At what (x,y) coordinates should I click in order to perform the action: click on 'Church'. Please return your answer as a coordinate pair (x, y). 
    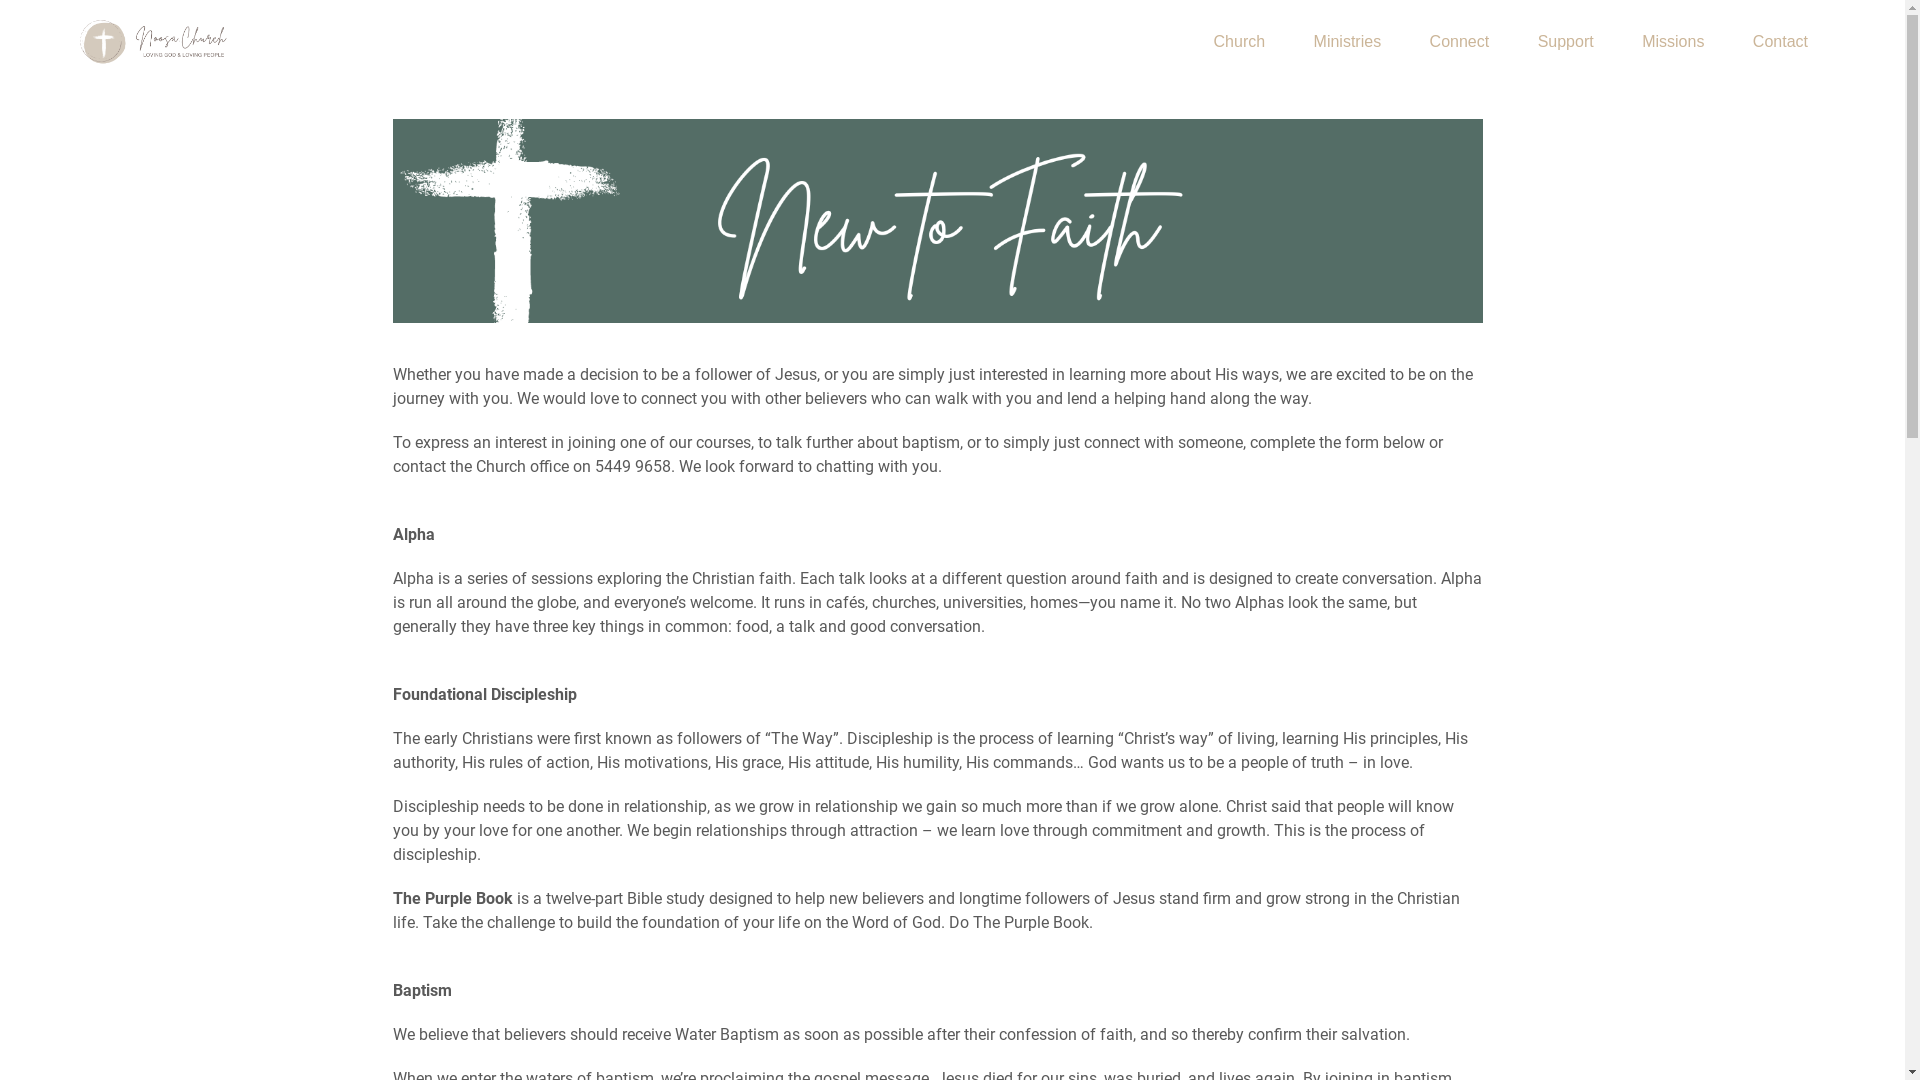
    Looking at the image, I should click on (1238, 42).